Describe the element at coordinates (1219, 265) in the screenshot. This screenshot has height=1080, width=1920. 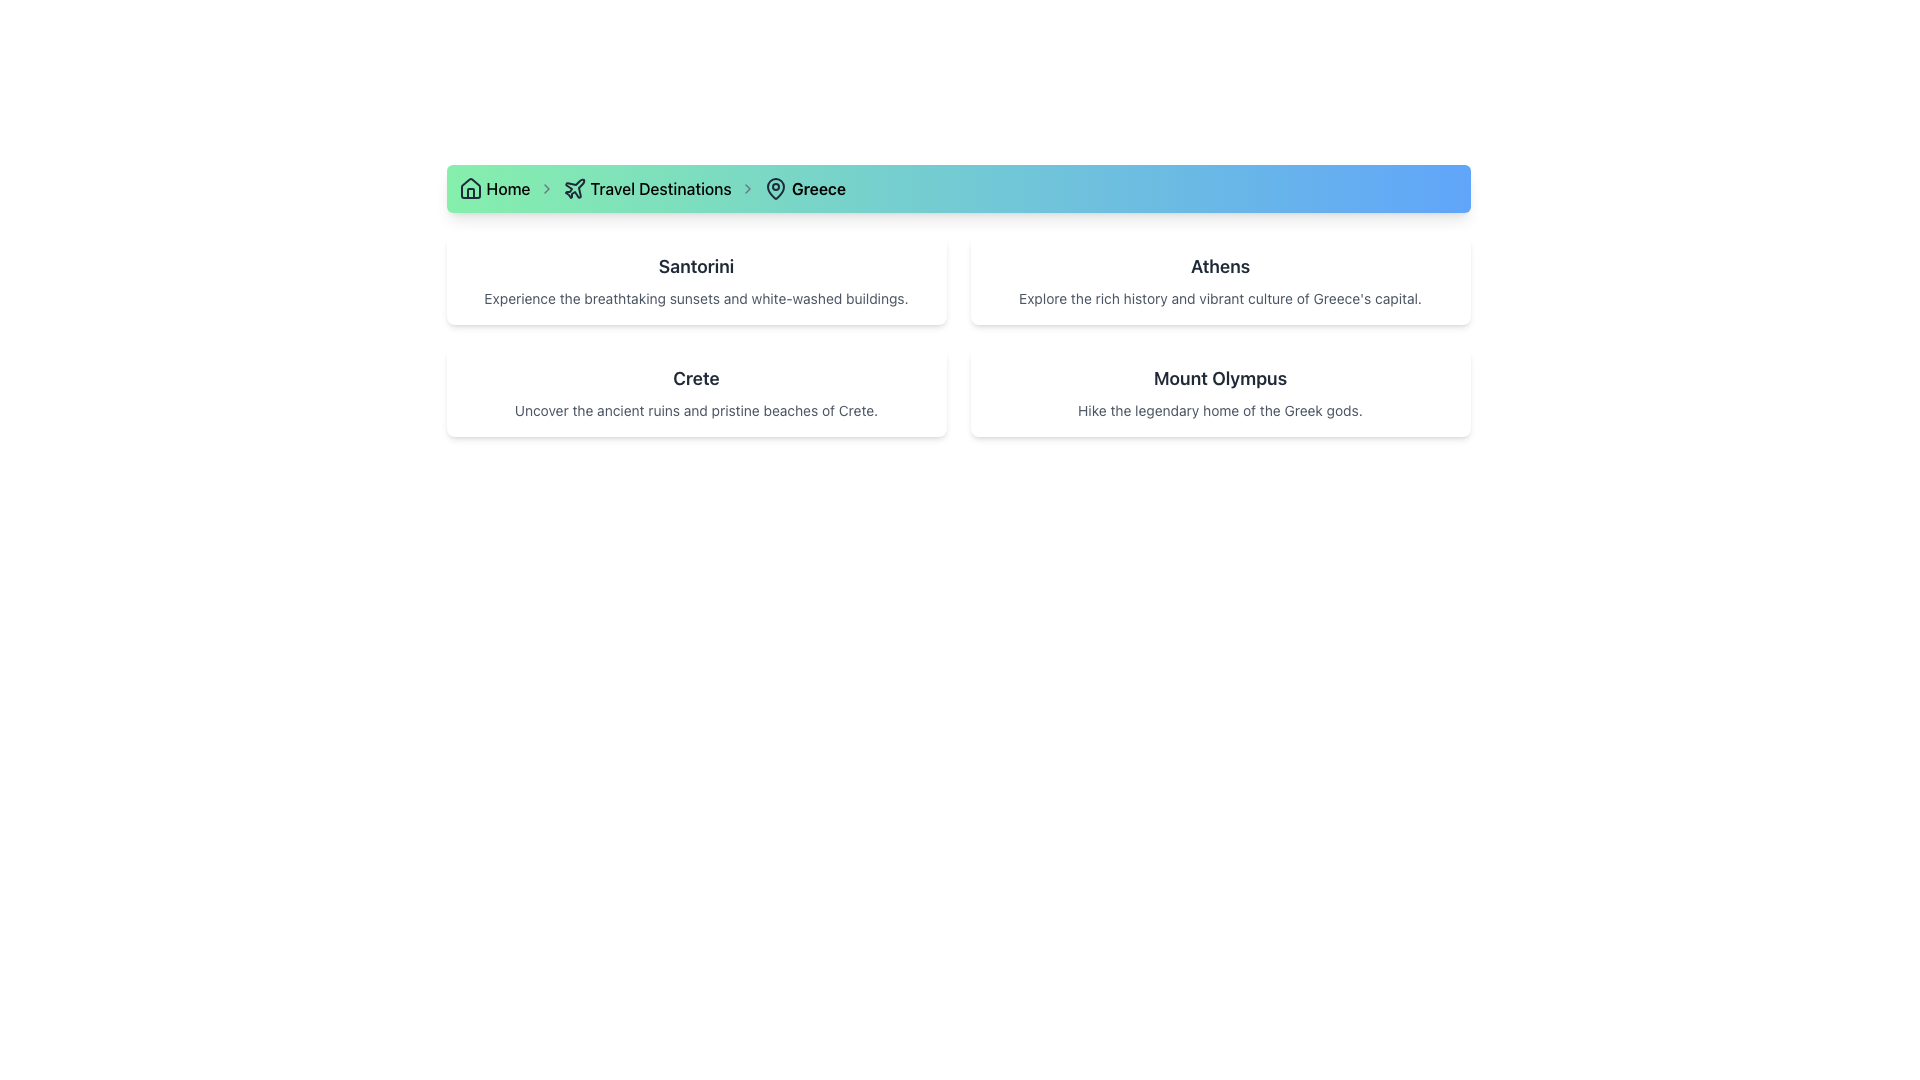
I see `the header text 'Athens' which is centrally located in the card with a white background and rounded corners` at that location.